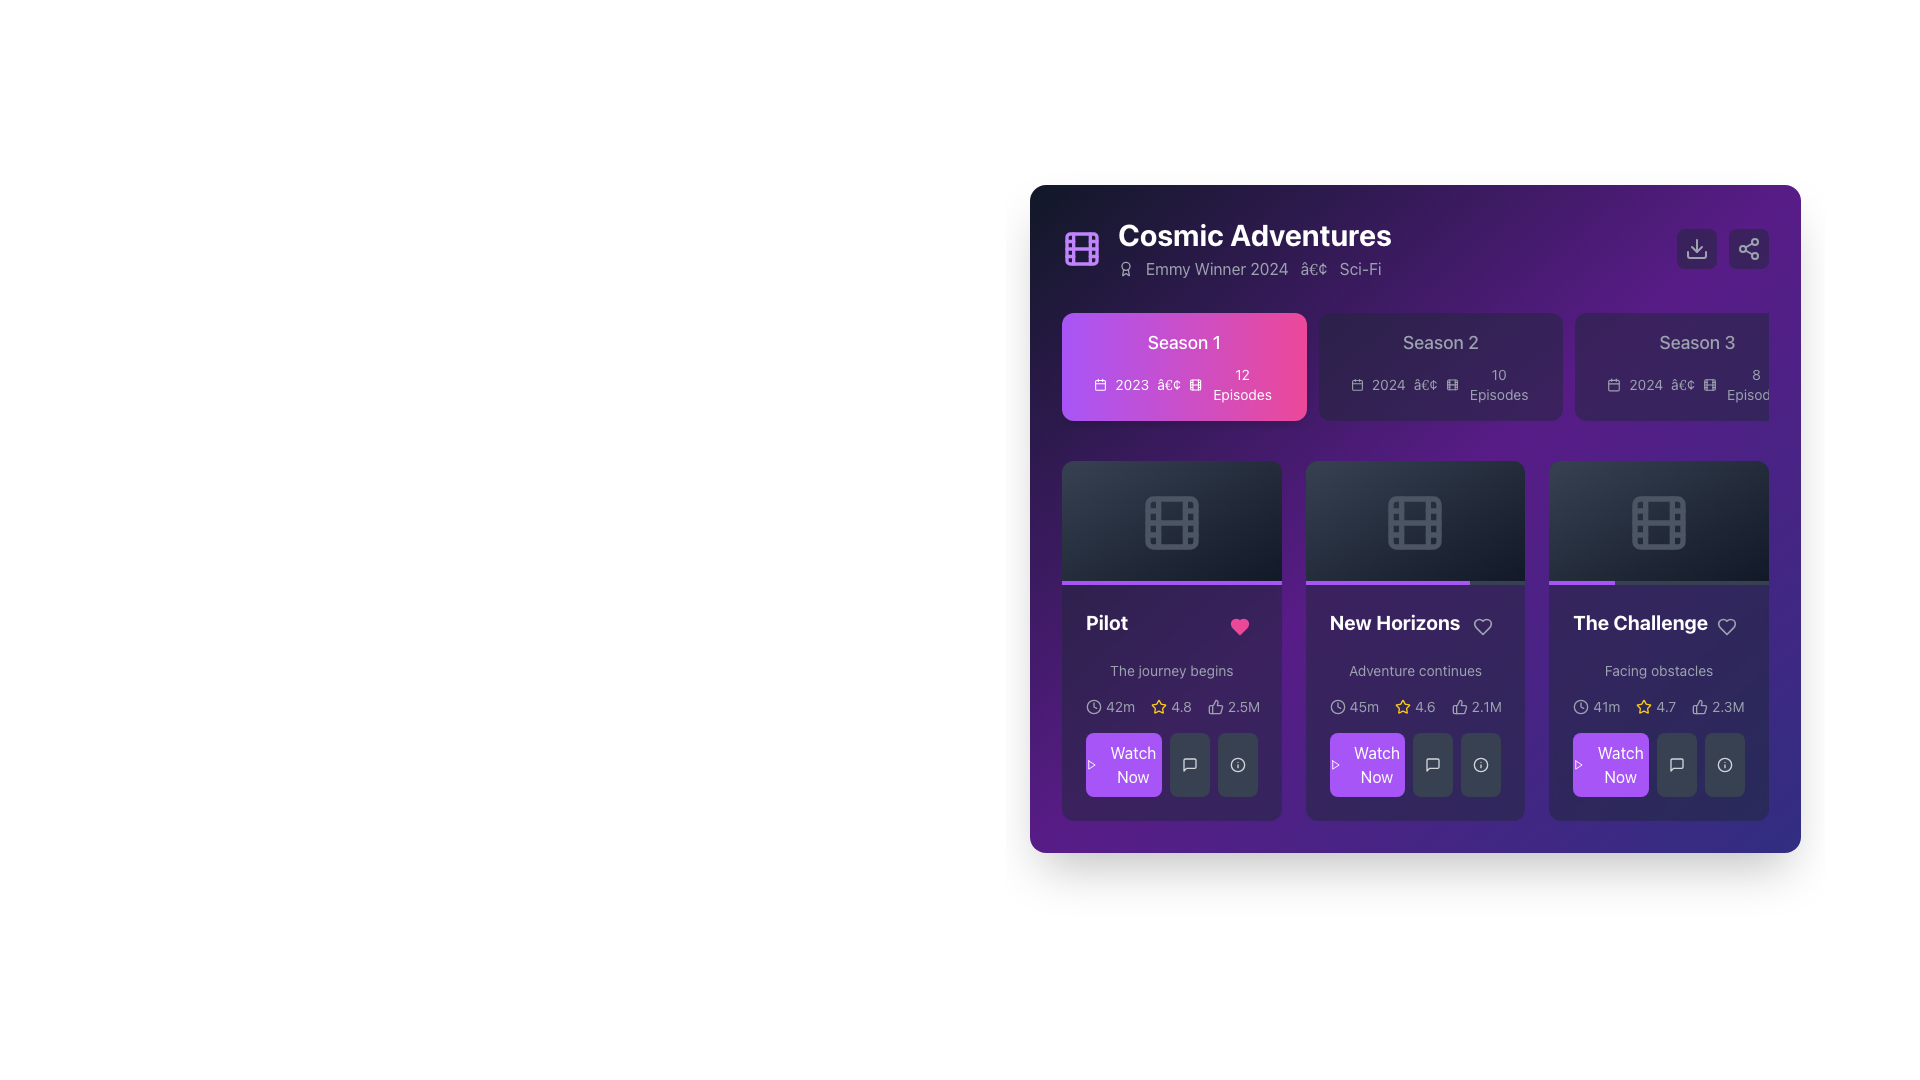  I want to click on the central rectangular component of the filmstrip icon located in the upper region of the 'Pilot' card, below 'Season 1' in the 'Cosmic Adventures' display, so click(1171, 521).